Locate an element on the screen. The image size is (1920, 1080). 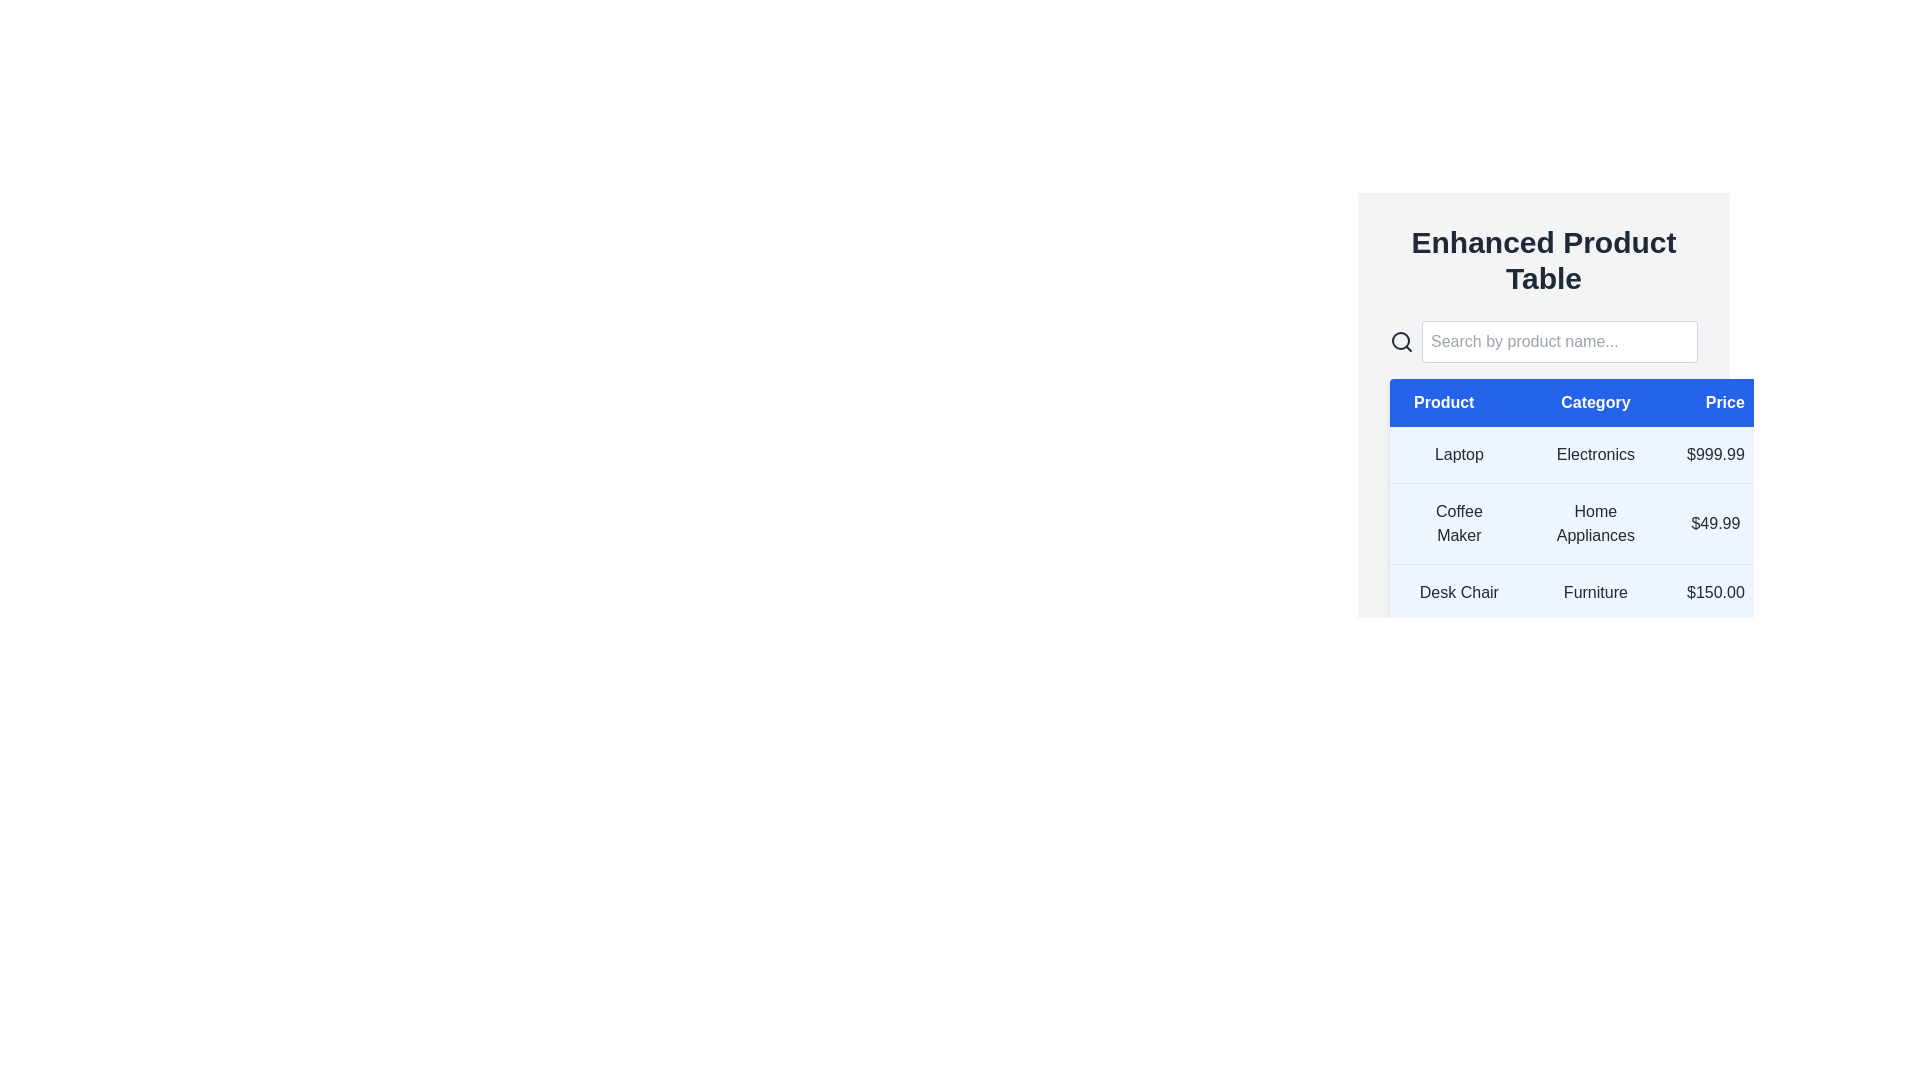
the prominently styled heading that reads 'Enhanced Product Table', which is located at the top of the section above the search bar is located at coordinates (1543, 260).